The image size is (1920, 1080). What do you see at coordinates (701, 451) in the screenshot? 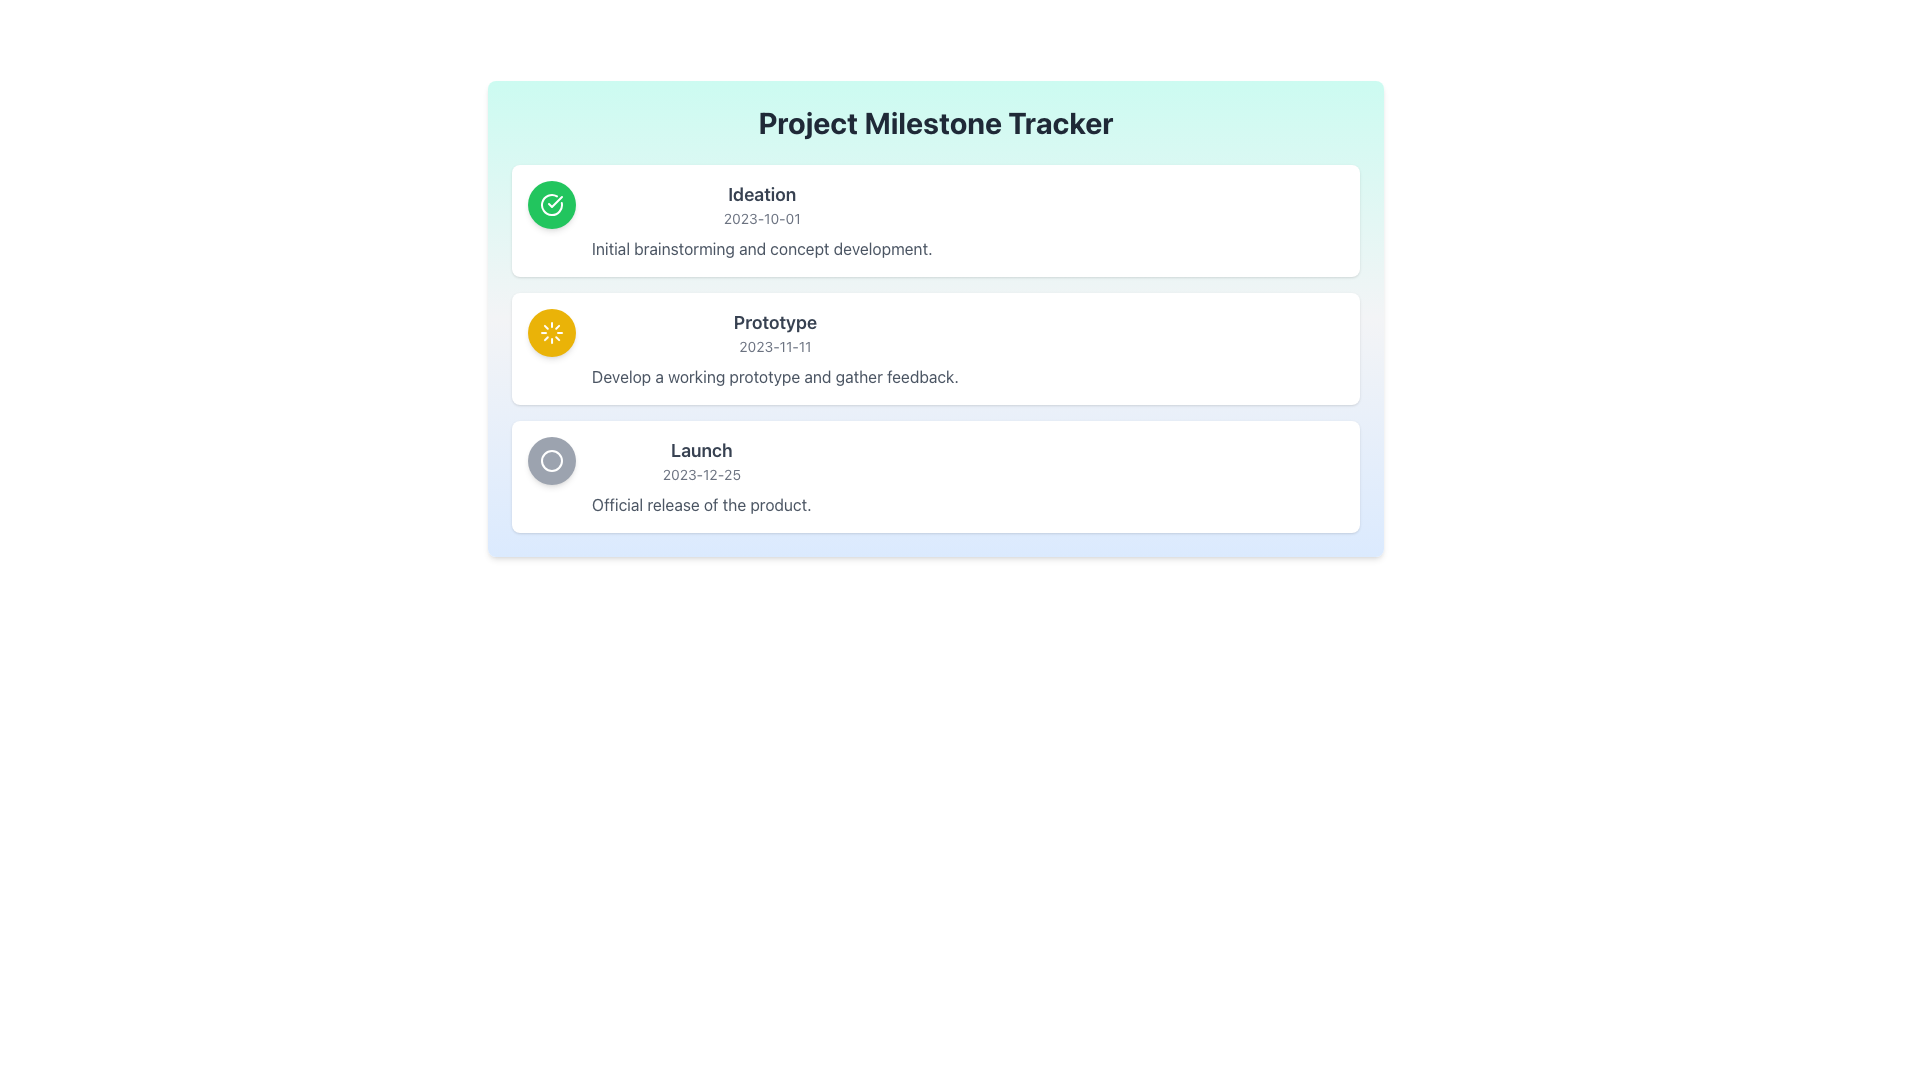
I see `the 'Launch' milestone title text label to read its content` at bounding box center [701, 451].